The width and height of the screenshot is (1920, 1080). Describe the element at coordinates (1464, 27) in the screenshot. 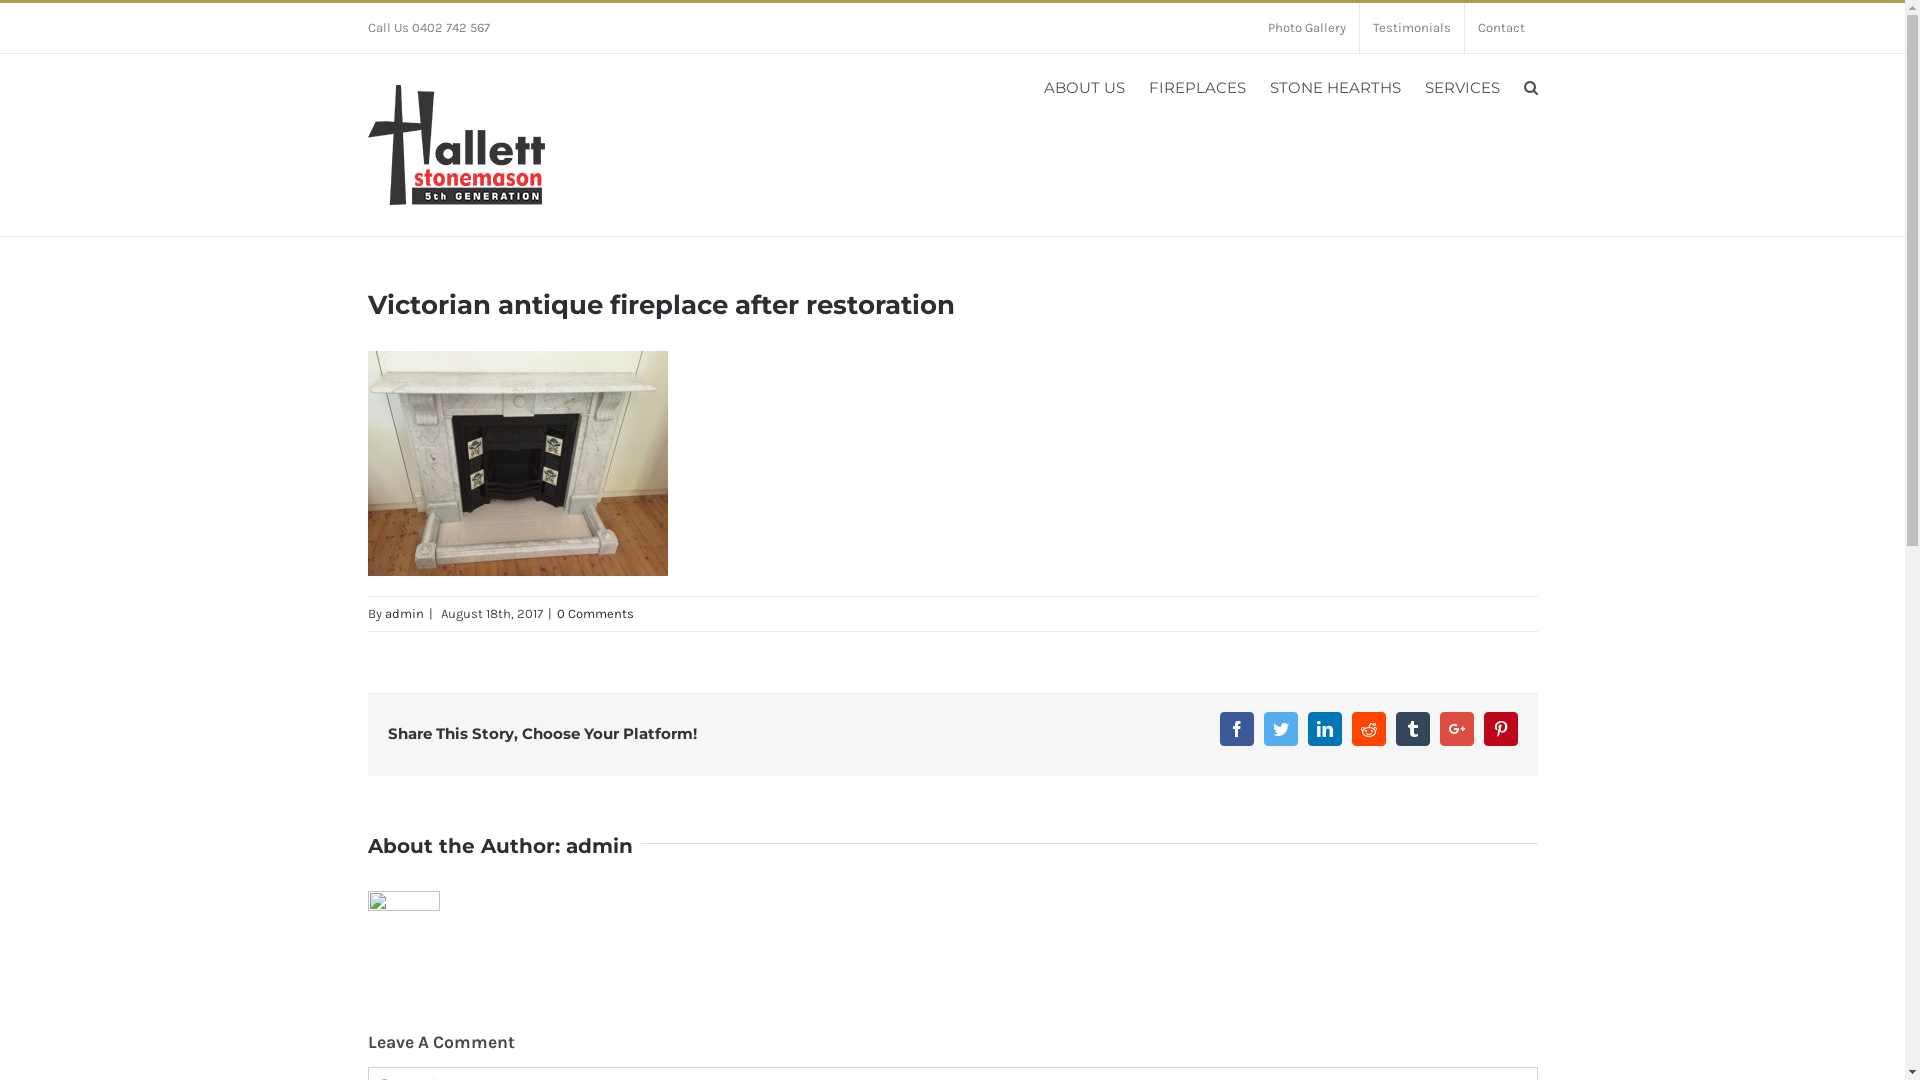

I see `'Contact'` at that location.